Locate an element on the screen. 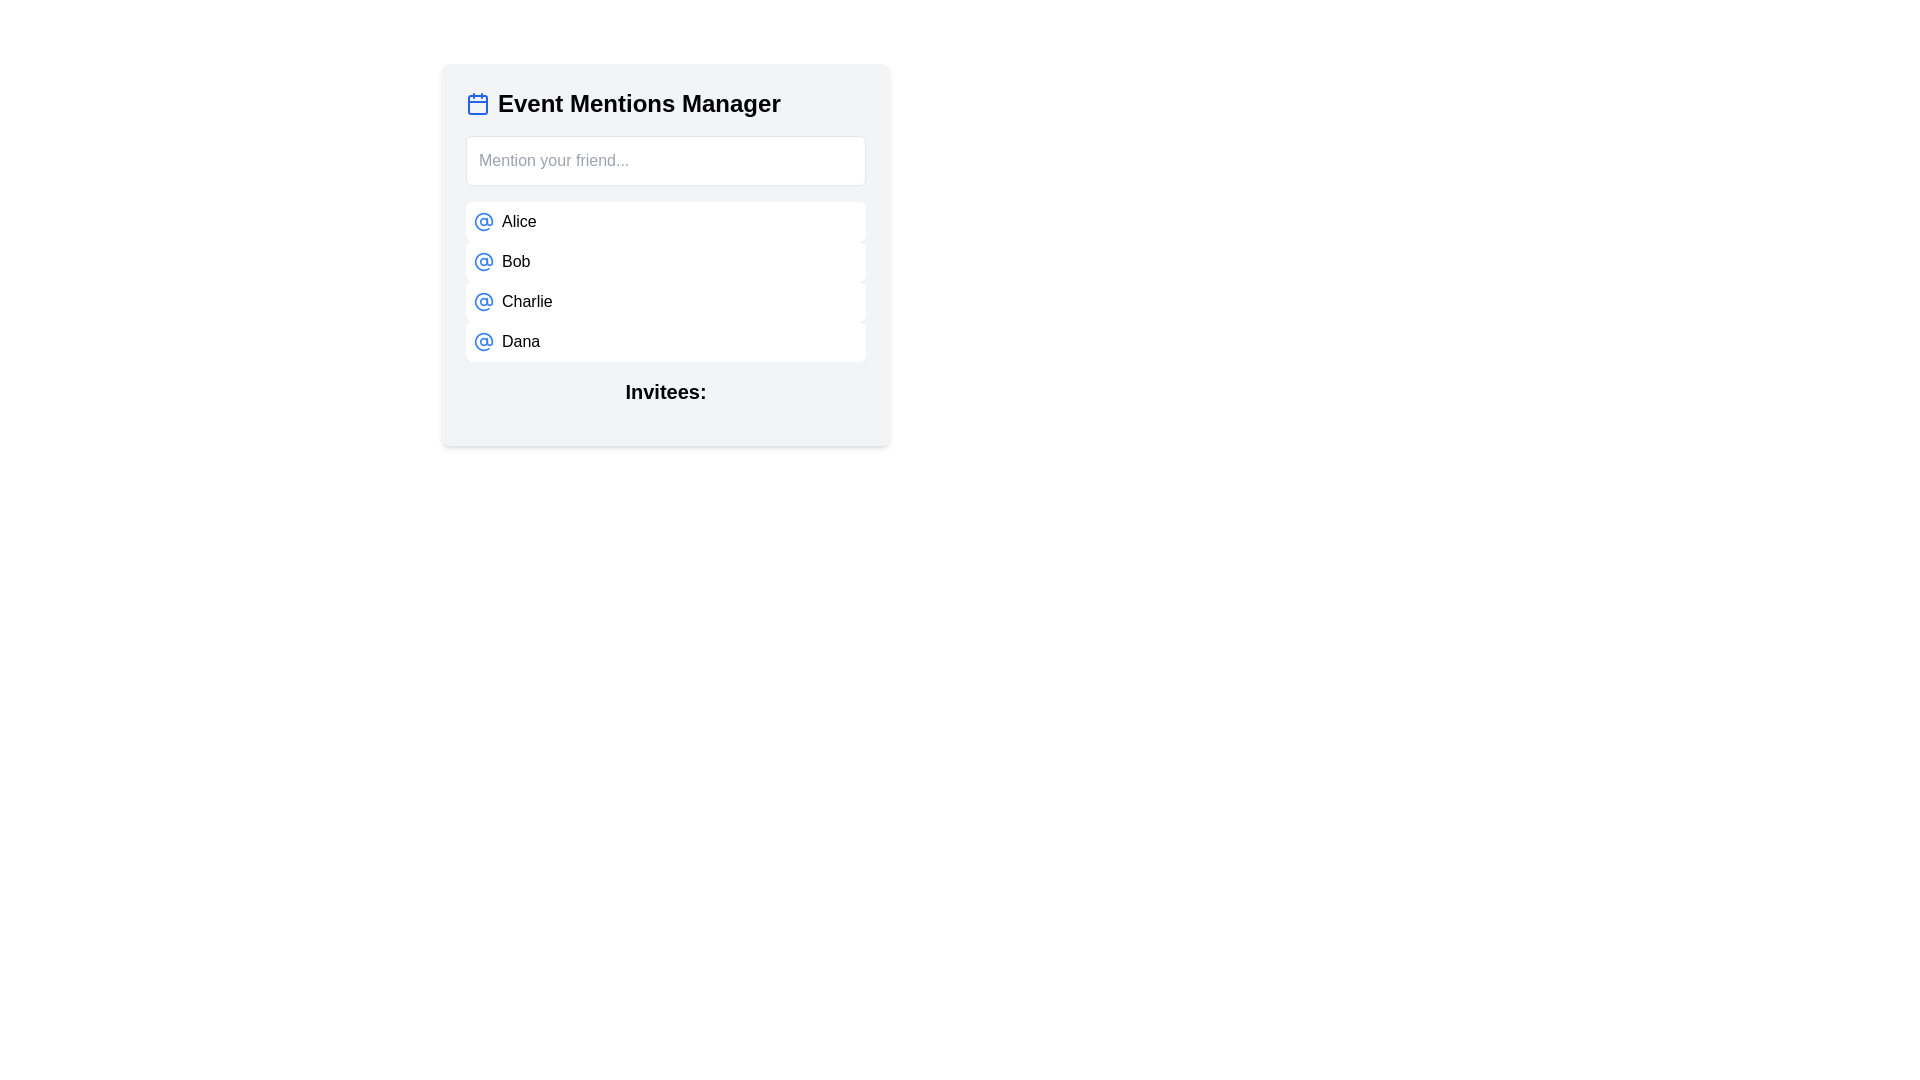  the blue rounded '@' icon located next to the label 'Bob' in the main area of the interface is located at coordinates (484, 222).